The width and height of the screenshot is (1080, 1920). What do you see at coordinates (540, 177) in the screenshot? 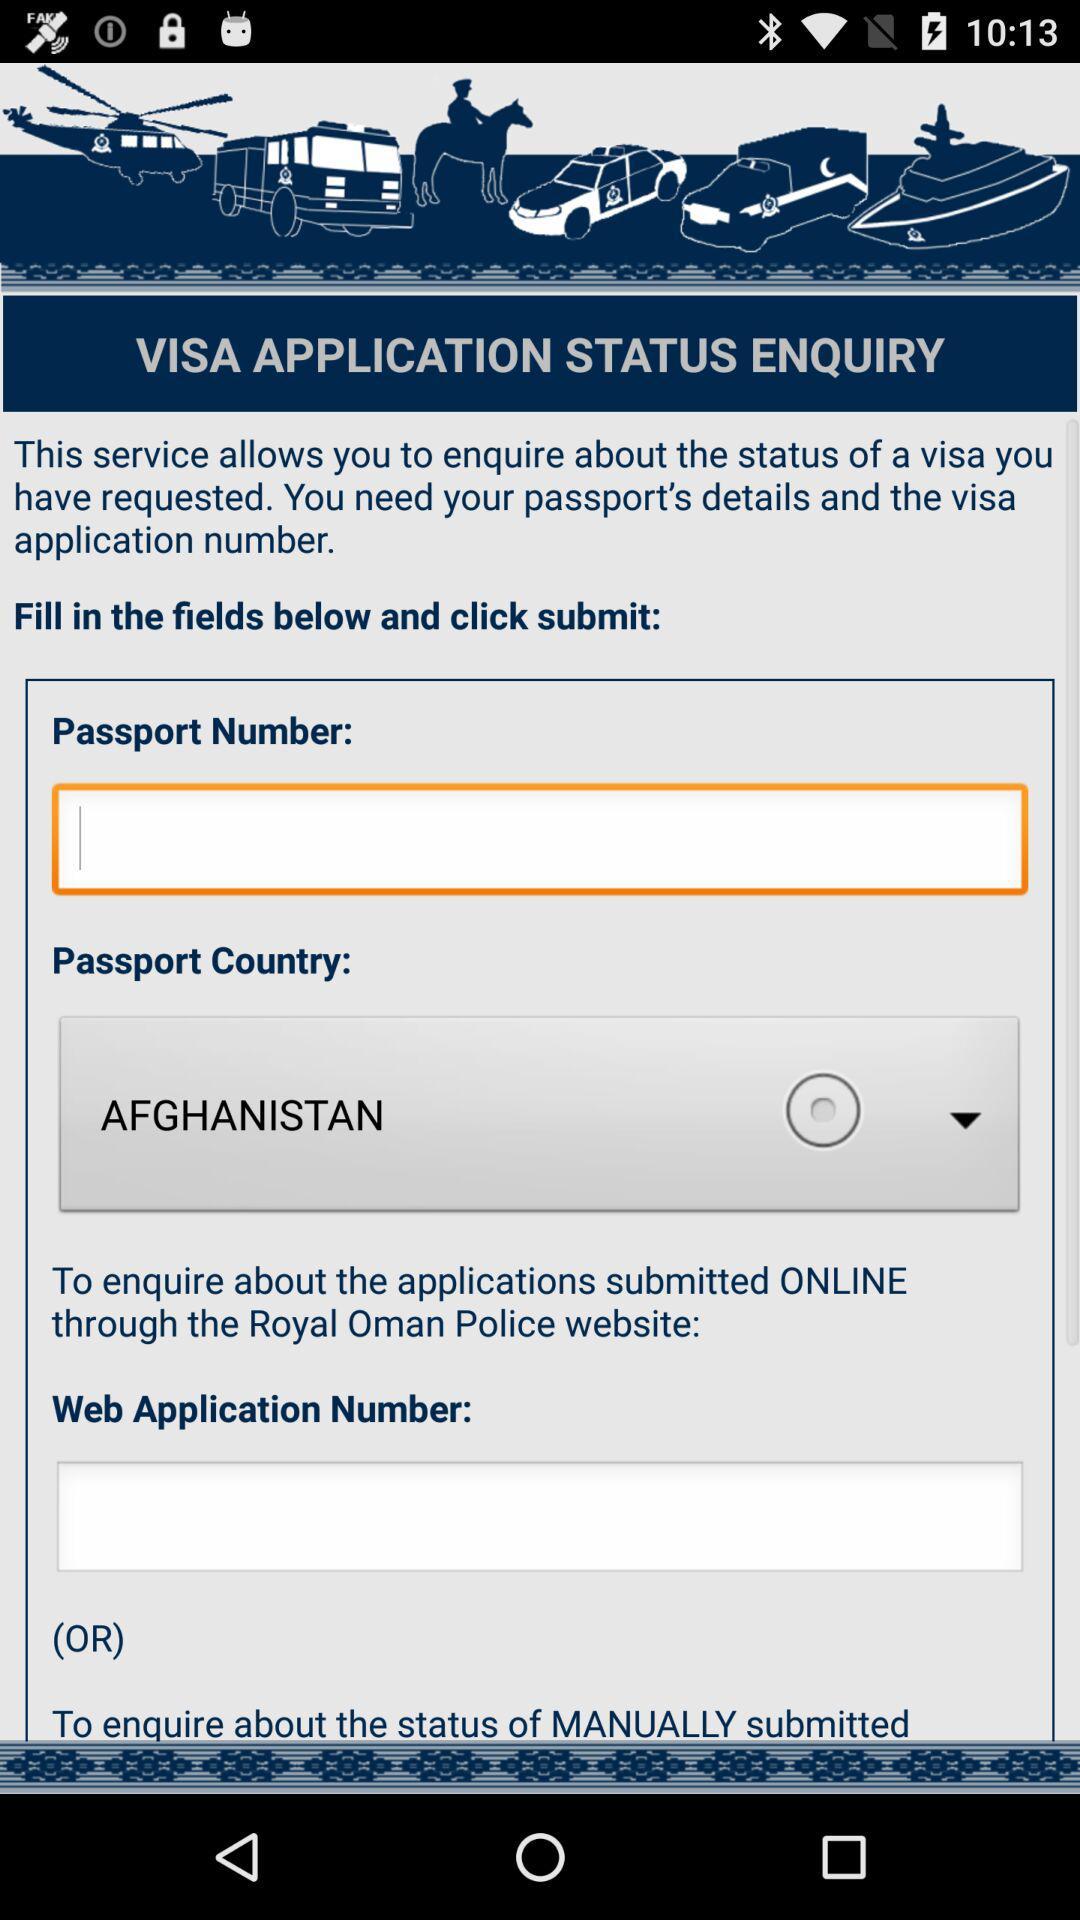
I see `the passport number field` at bounding box center [540, 177].